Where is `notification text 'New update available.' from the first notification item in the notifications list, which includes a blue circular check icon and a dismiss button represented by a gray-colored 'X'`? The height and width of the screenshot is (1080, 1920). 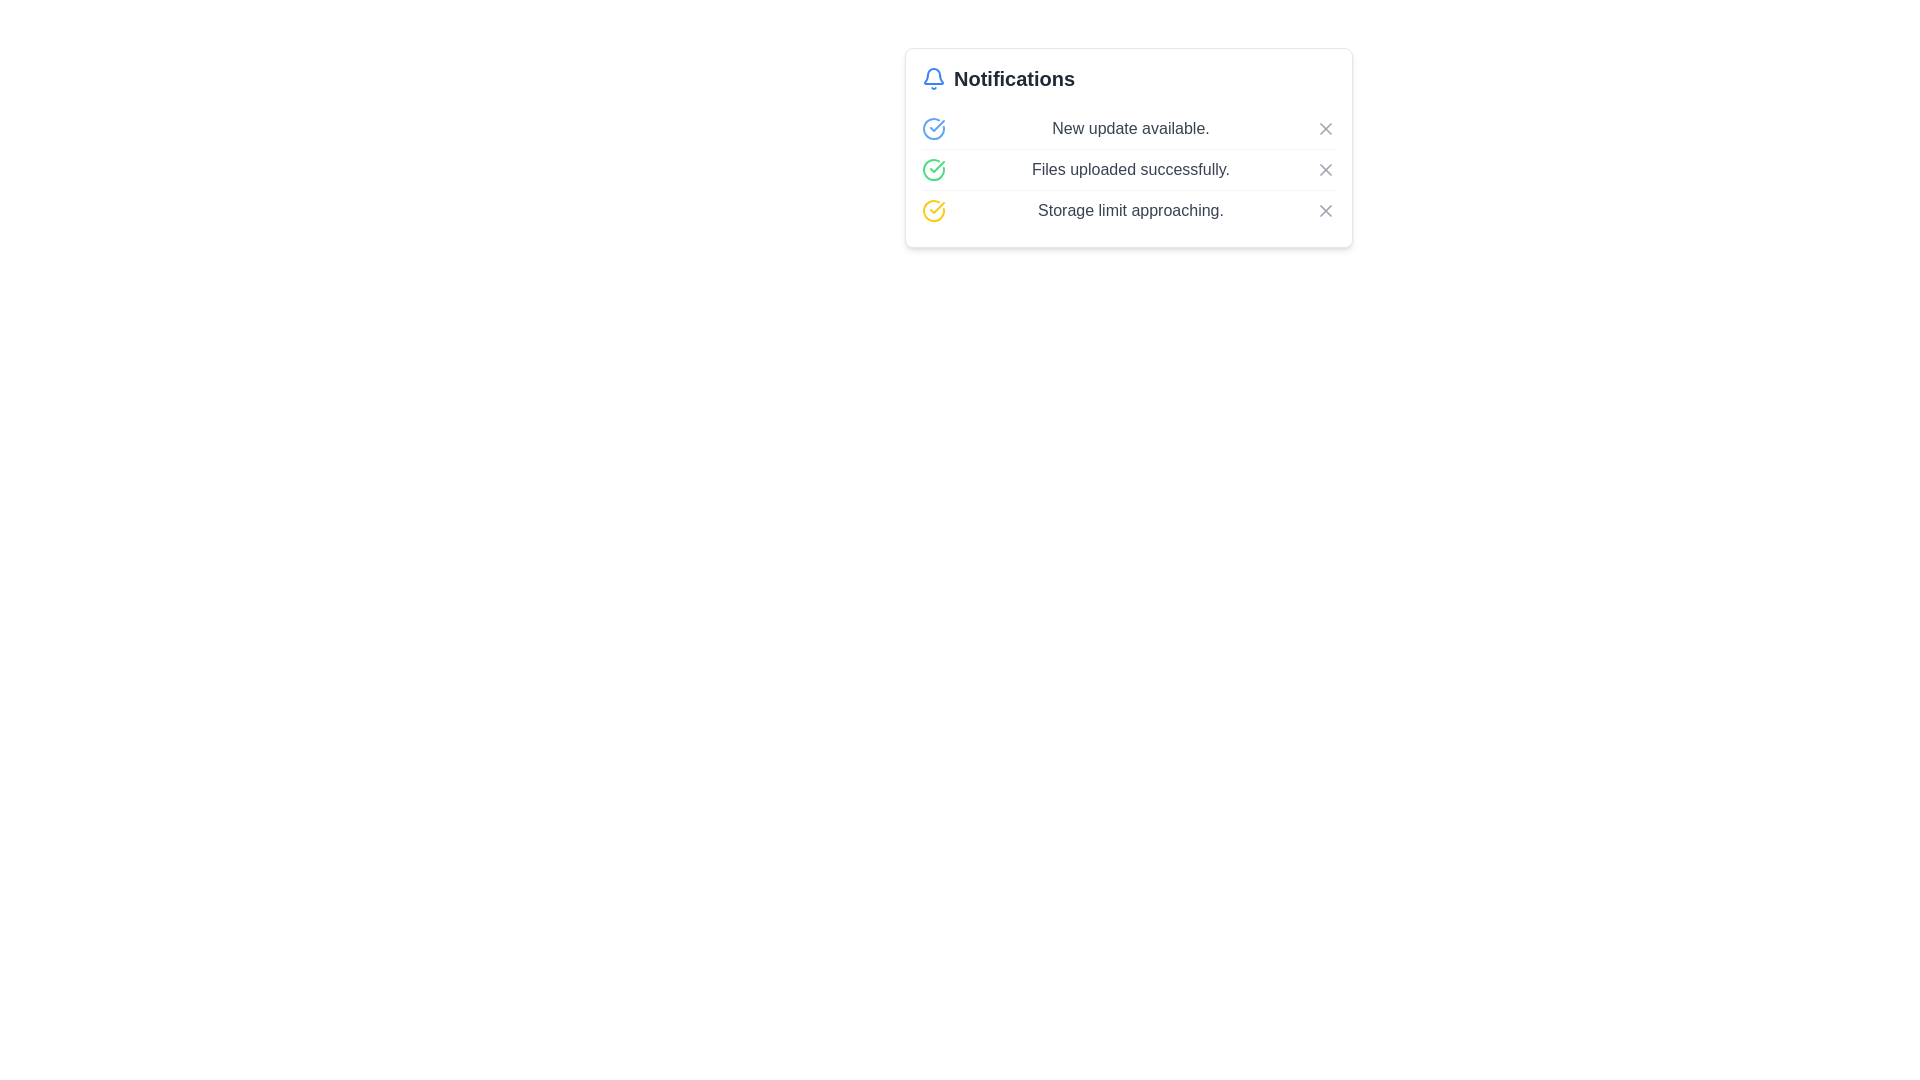 notification text 'New update available.' from the first notification item in the notifications list, which includes a blue circular check icon and a dismiss button represented by a gray-colored 'X' is located at coordinates (1128, 128).